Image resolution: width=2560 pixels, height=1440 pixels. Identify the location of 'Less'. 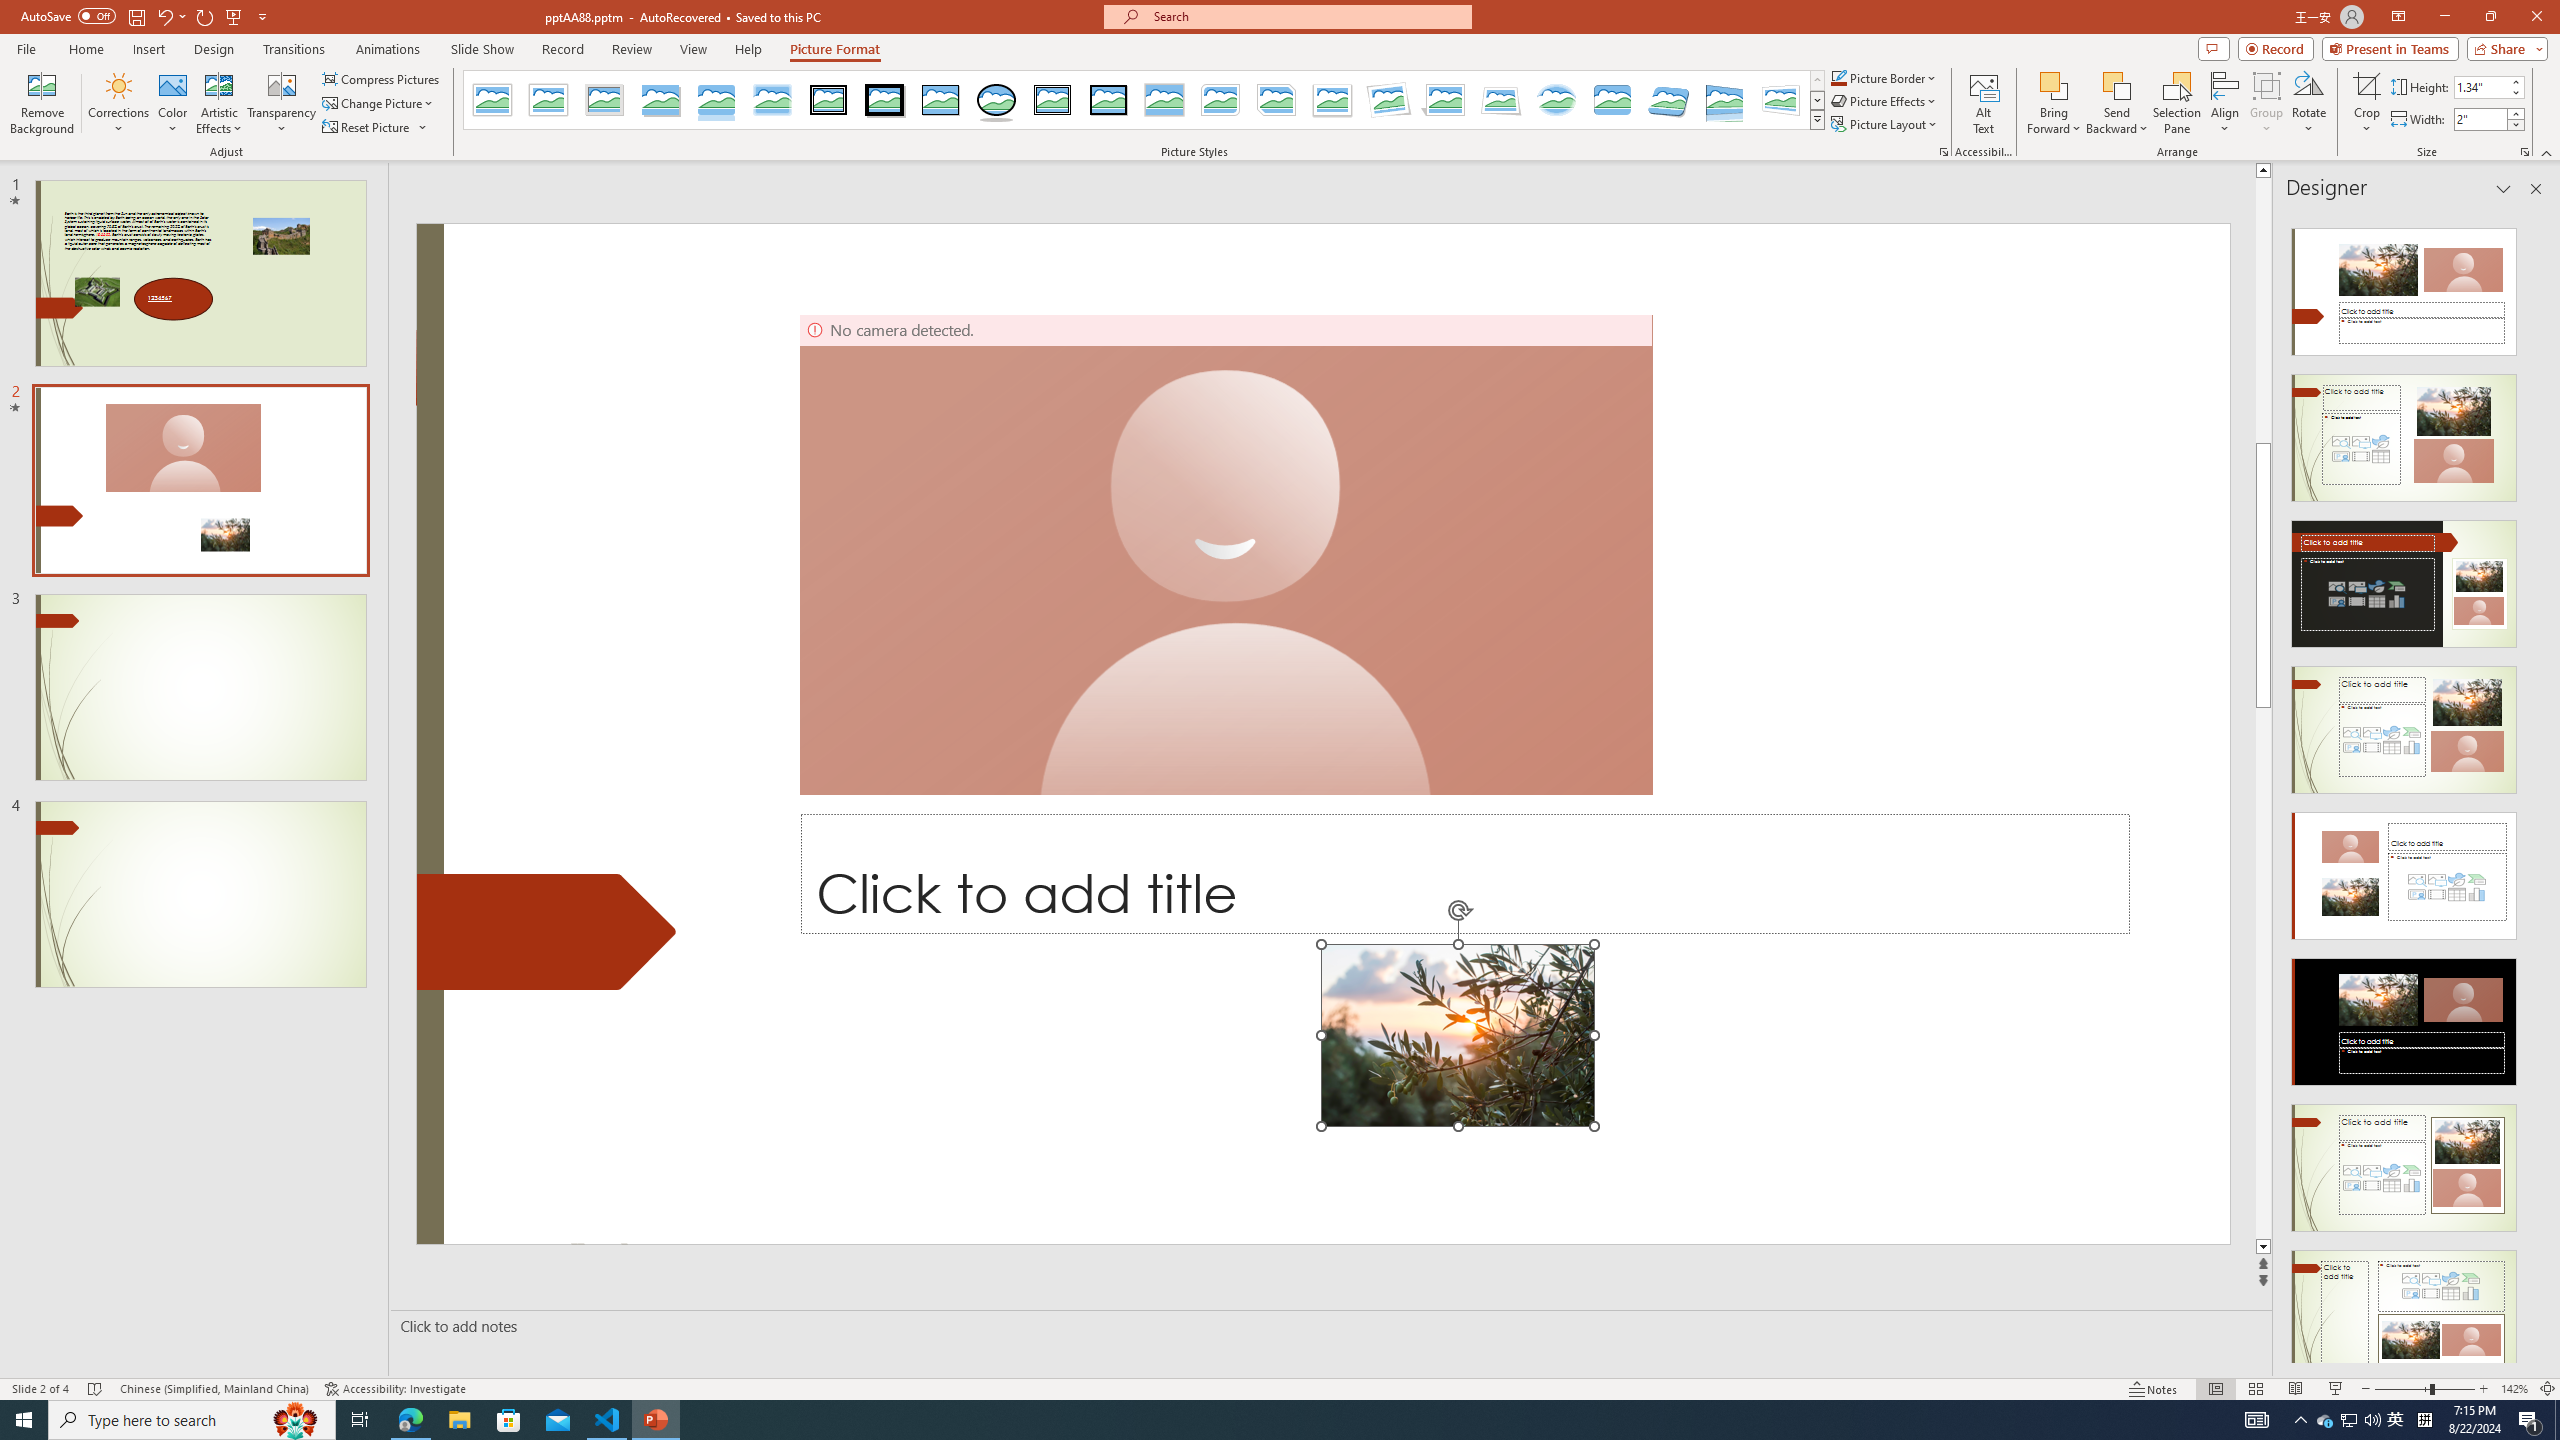
(2515, 123).